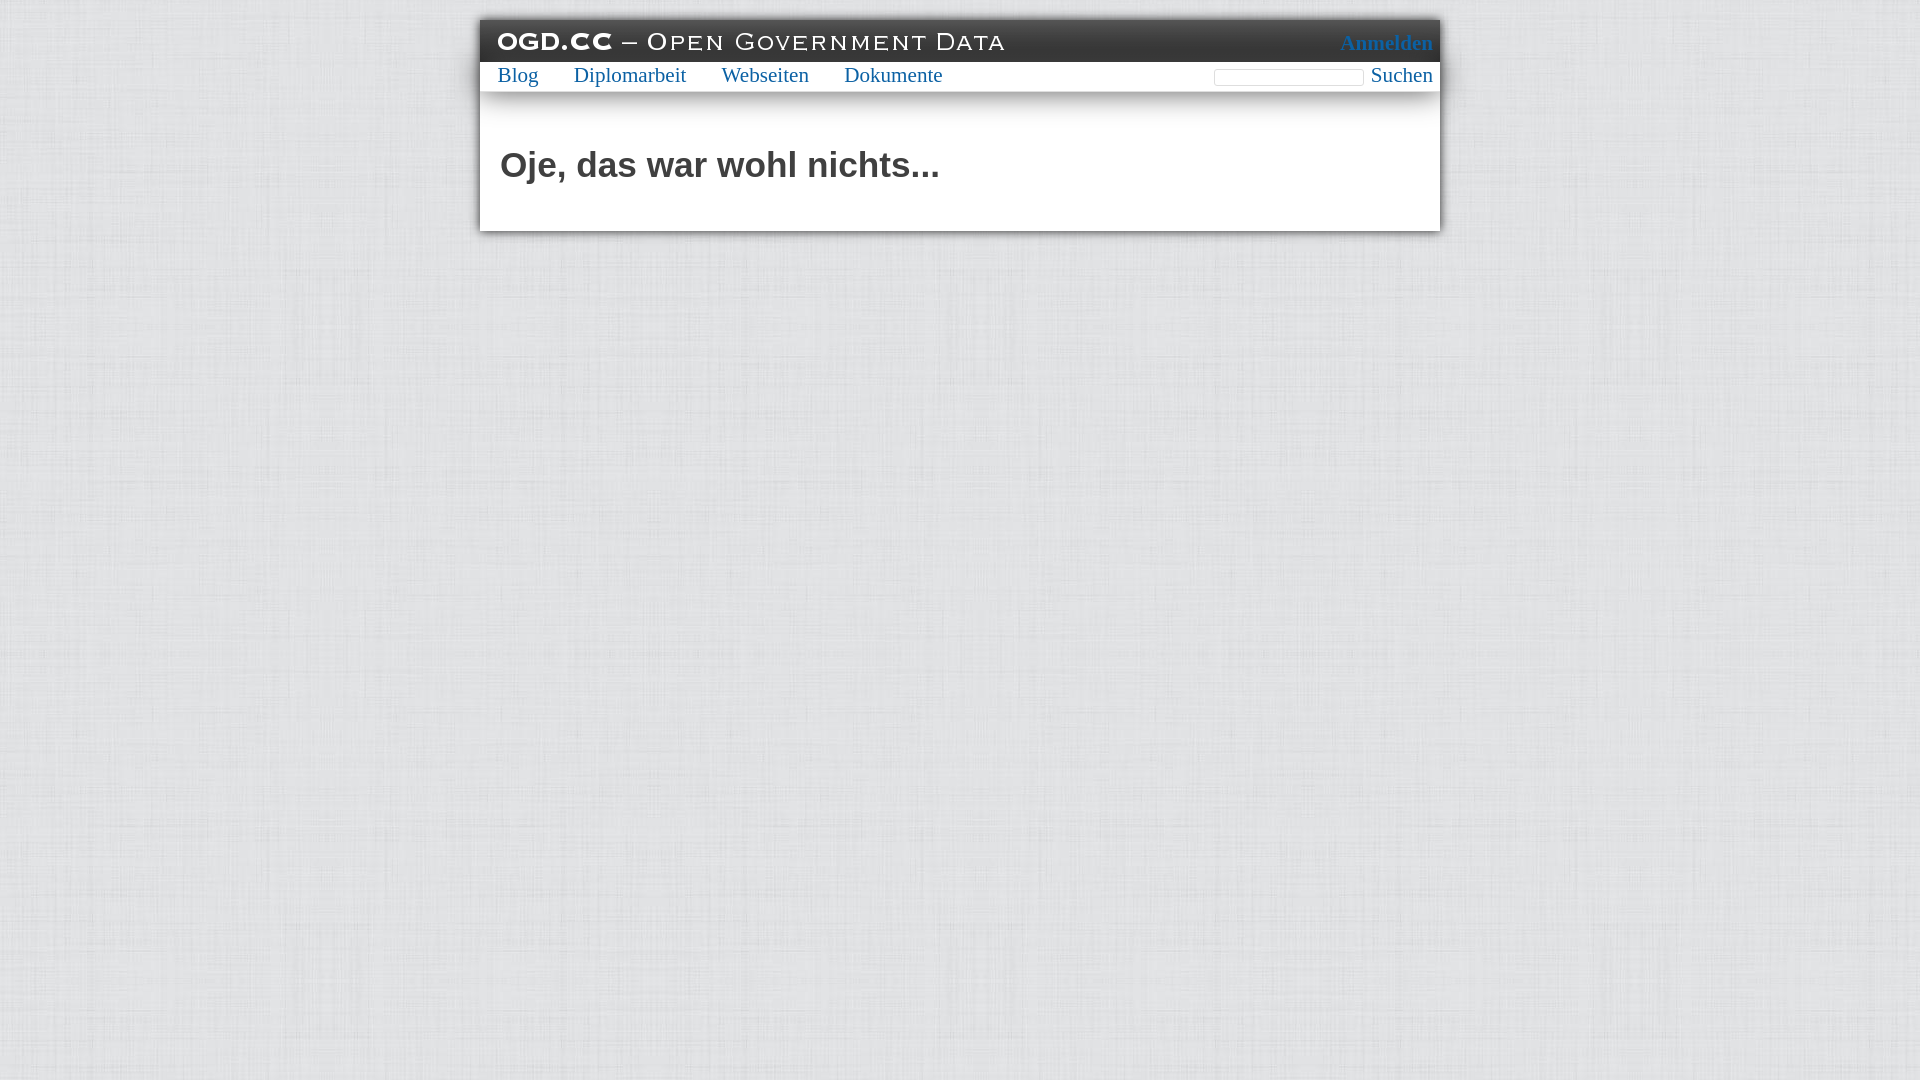 The image size is (1920, 1080). Describe the element at coordinates (1385, 42) in the screenshot. I see `'Anmelden'` at that location.